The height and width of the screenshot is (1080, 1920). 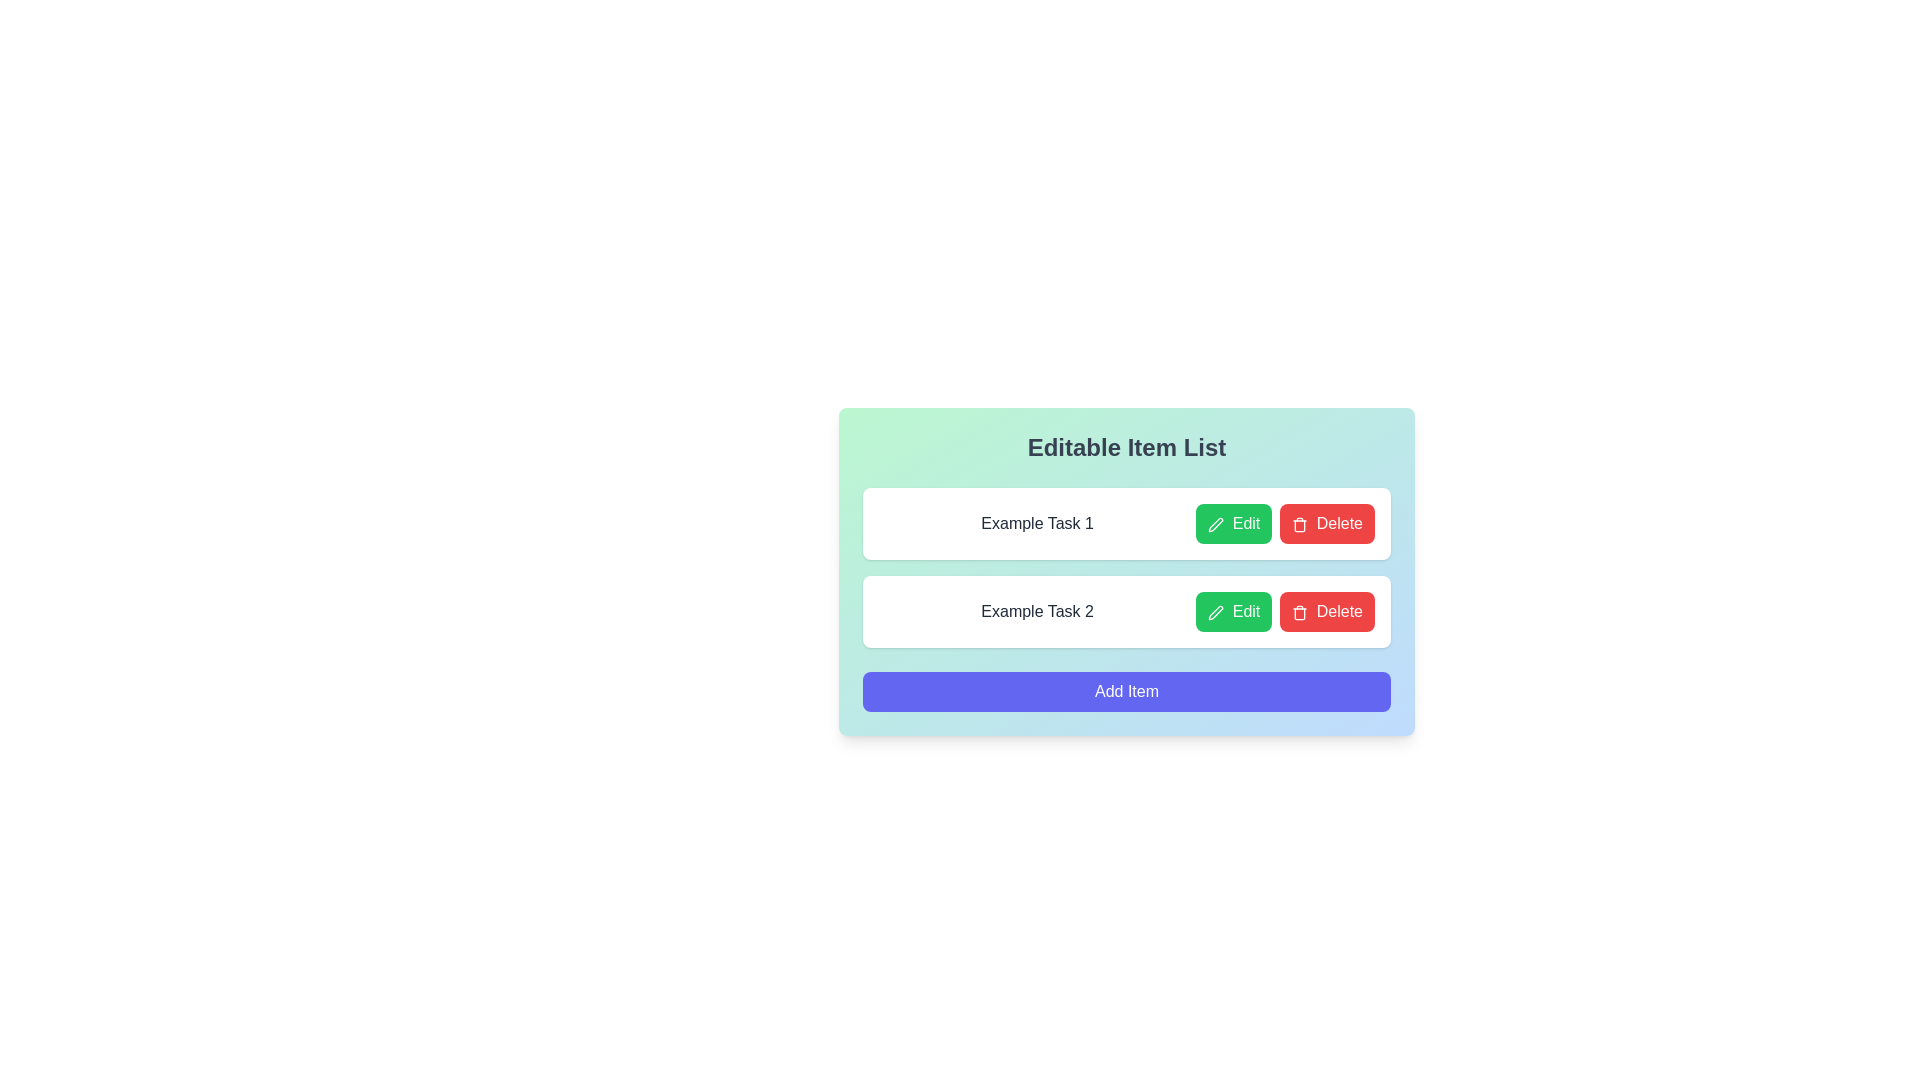 I want to click on the pen icon with a green background located within the 'Edit' button of the first item in the list, adjacent to 'Example Task 1', so click(x=1215, y=523).